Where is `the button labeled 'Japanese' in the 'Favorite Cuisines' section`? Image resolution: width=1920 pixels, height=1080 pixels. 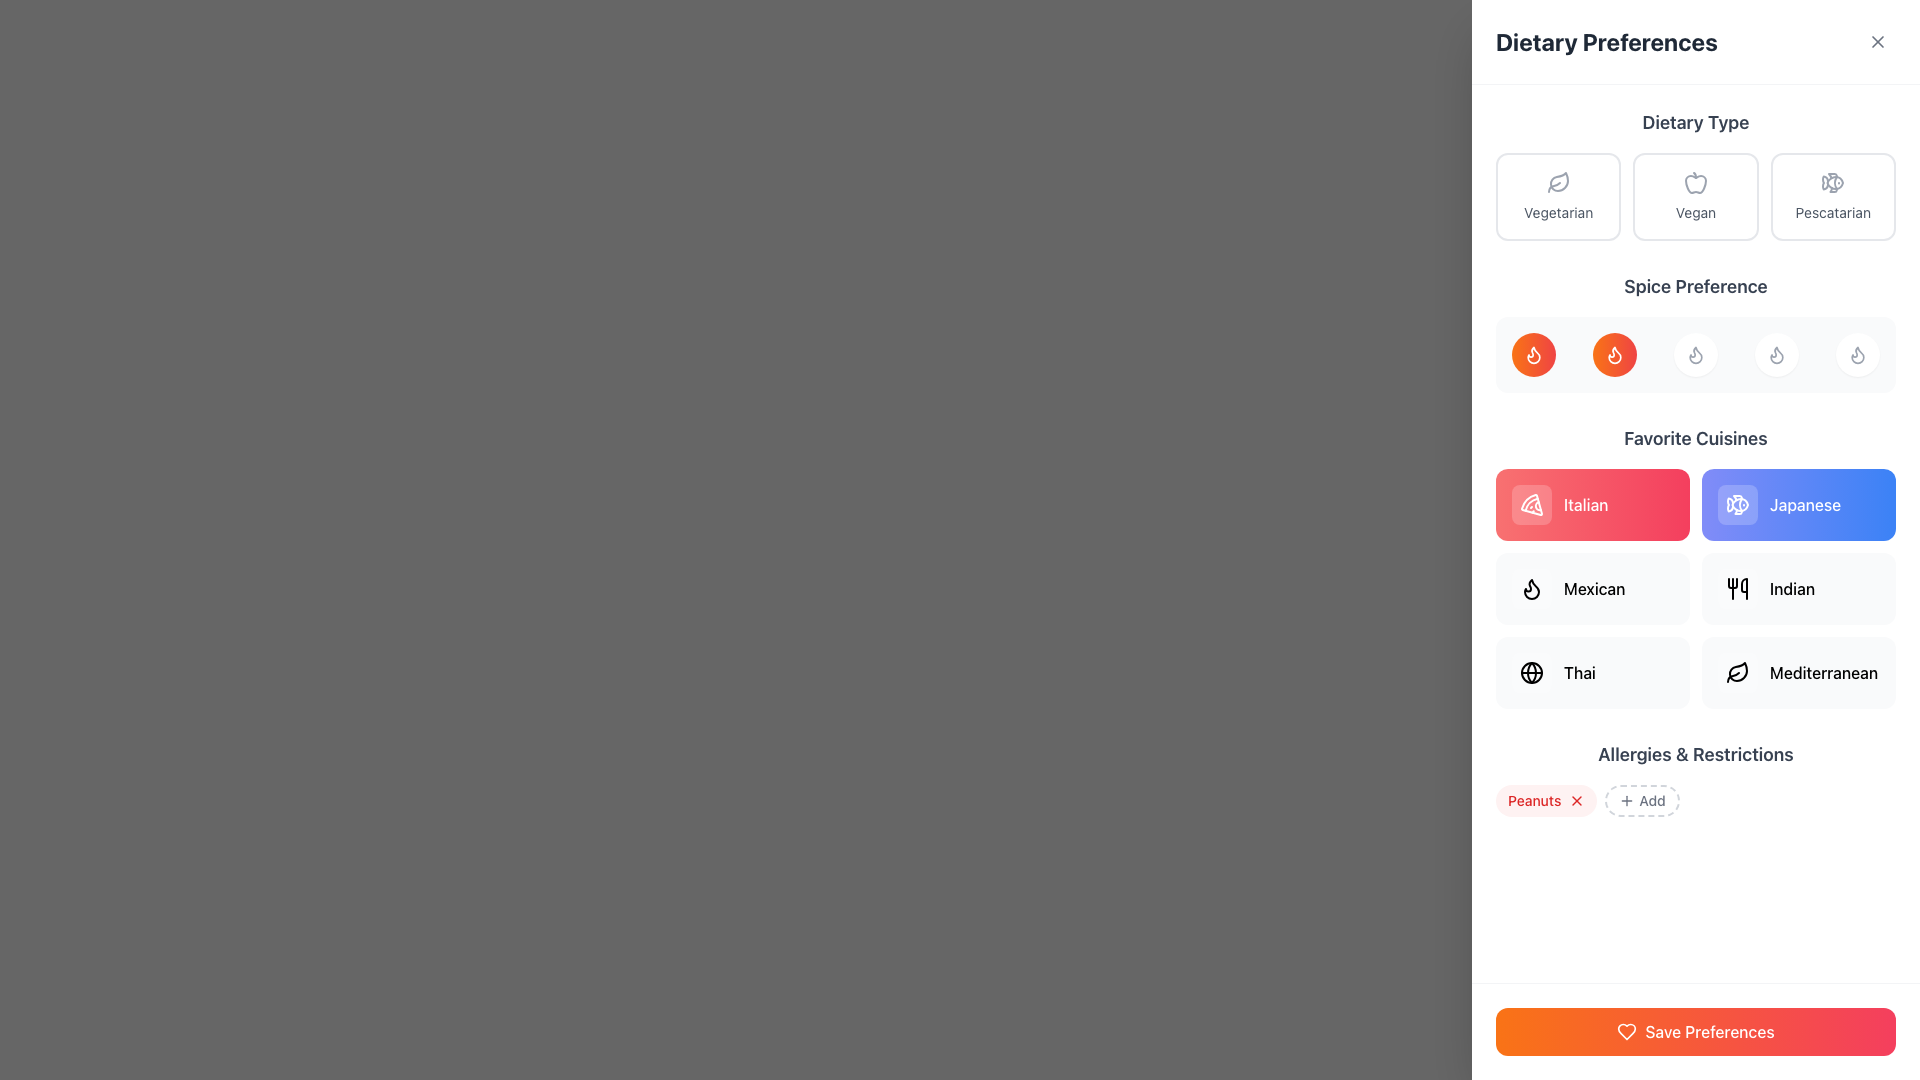
the button labeled 'Japanese' in the 'Favorite Cuisines' section is located at coordinates (1736, 504).